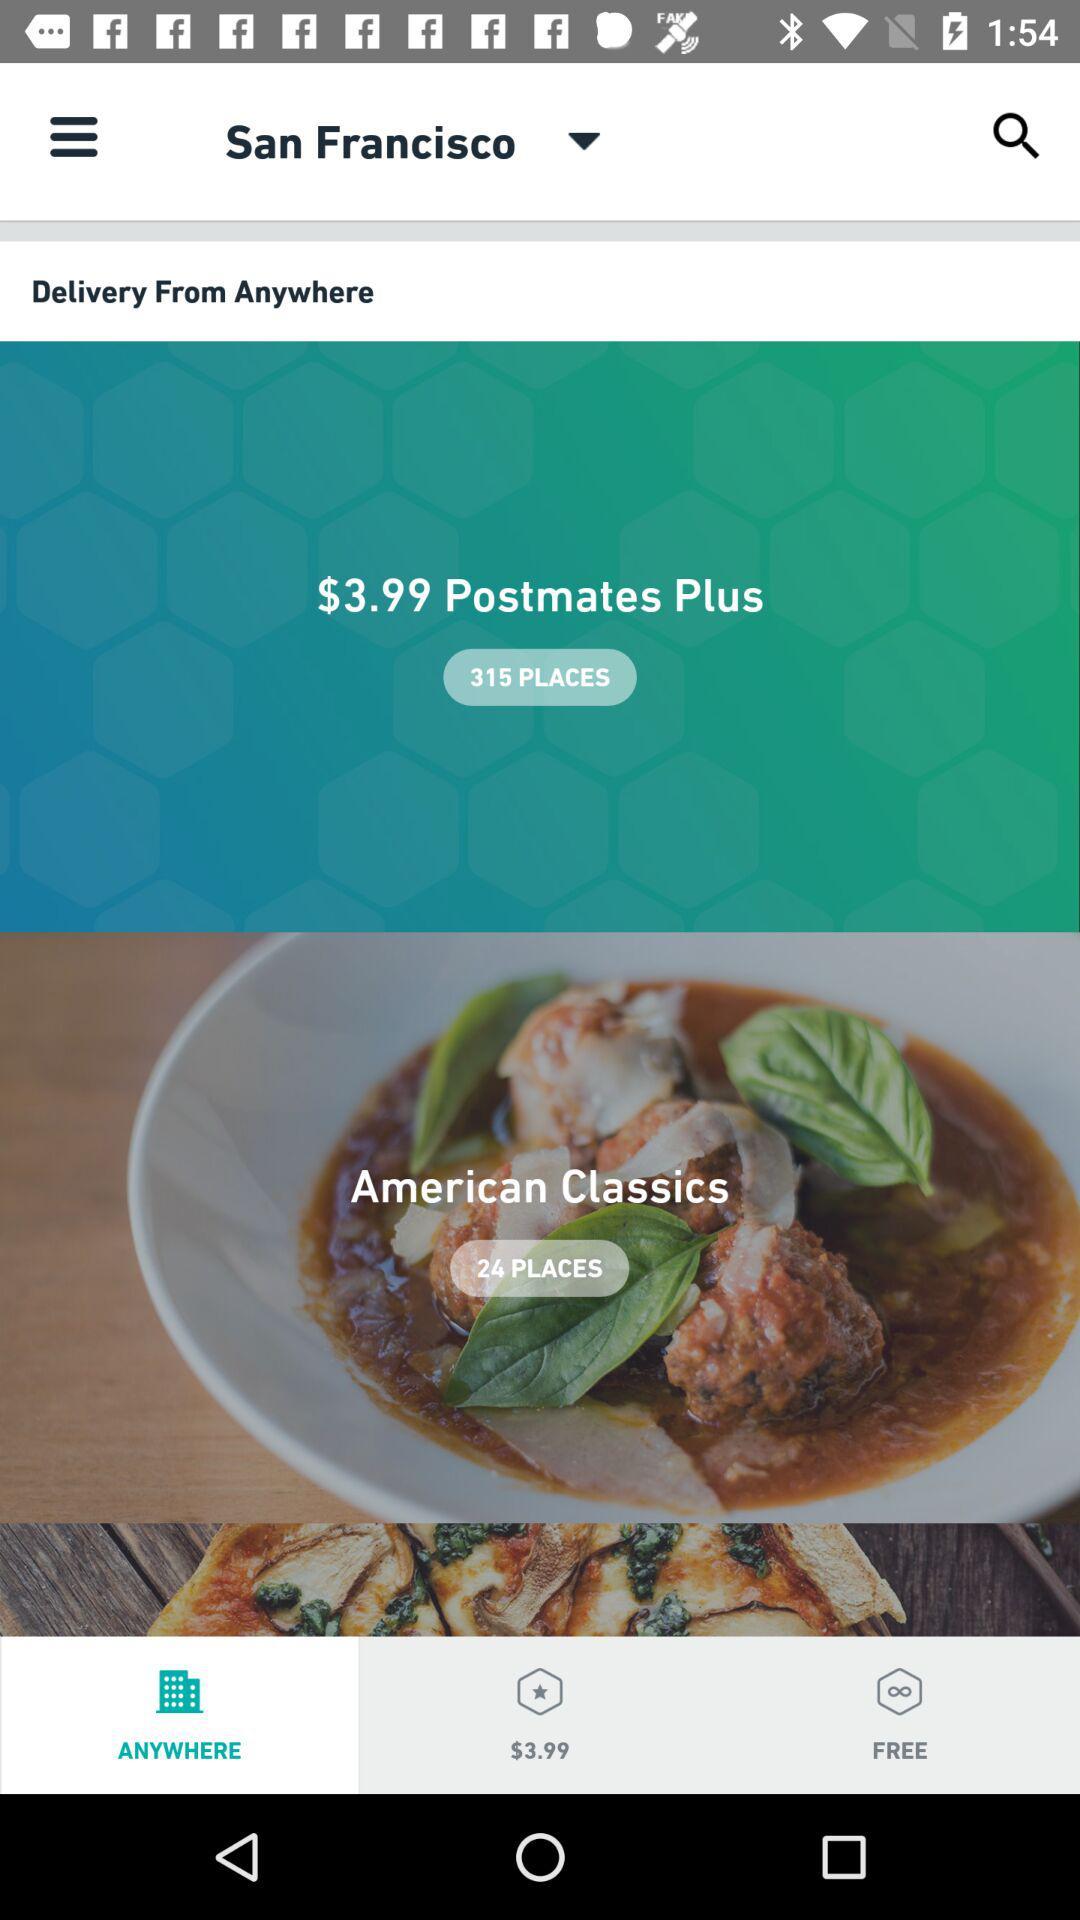 The height and width of the screenshot is (1920, 1080). What do you see at coordinates (1017, 135) in the screenshot?
I see `the item at the top right corner` at bounding box center [1017, 135].